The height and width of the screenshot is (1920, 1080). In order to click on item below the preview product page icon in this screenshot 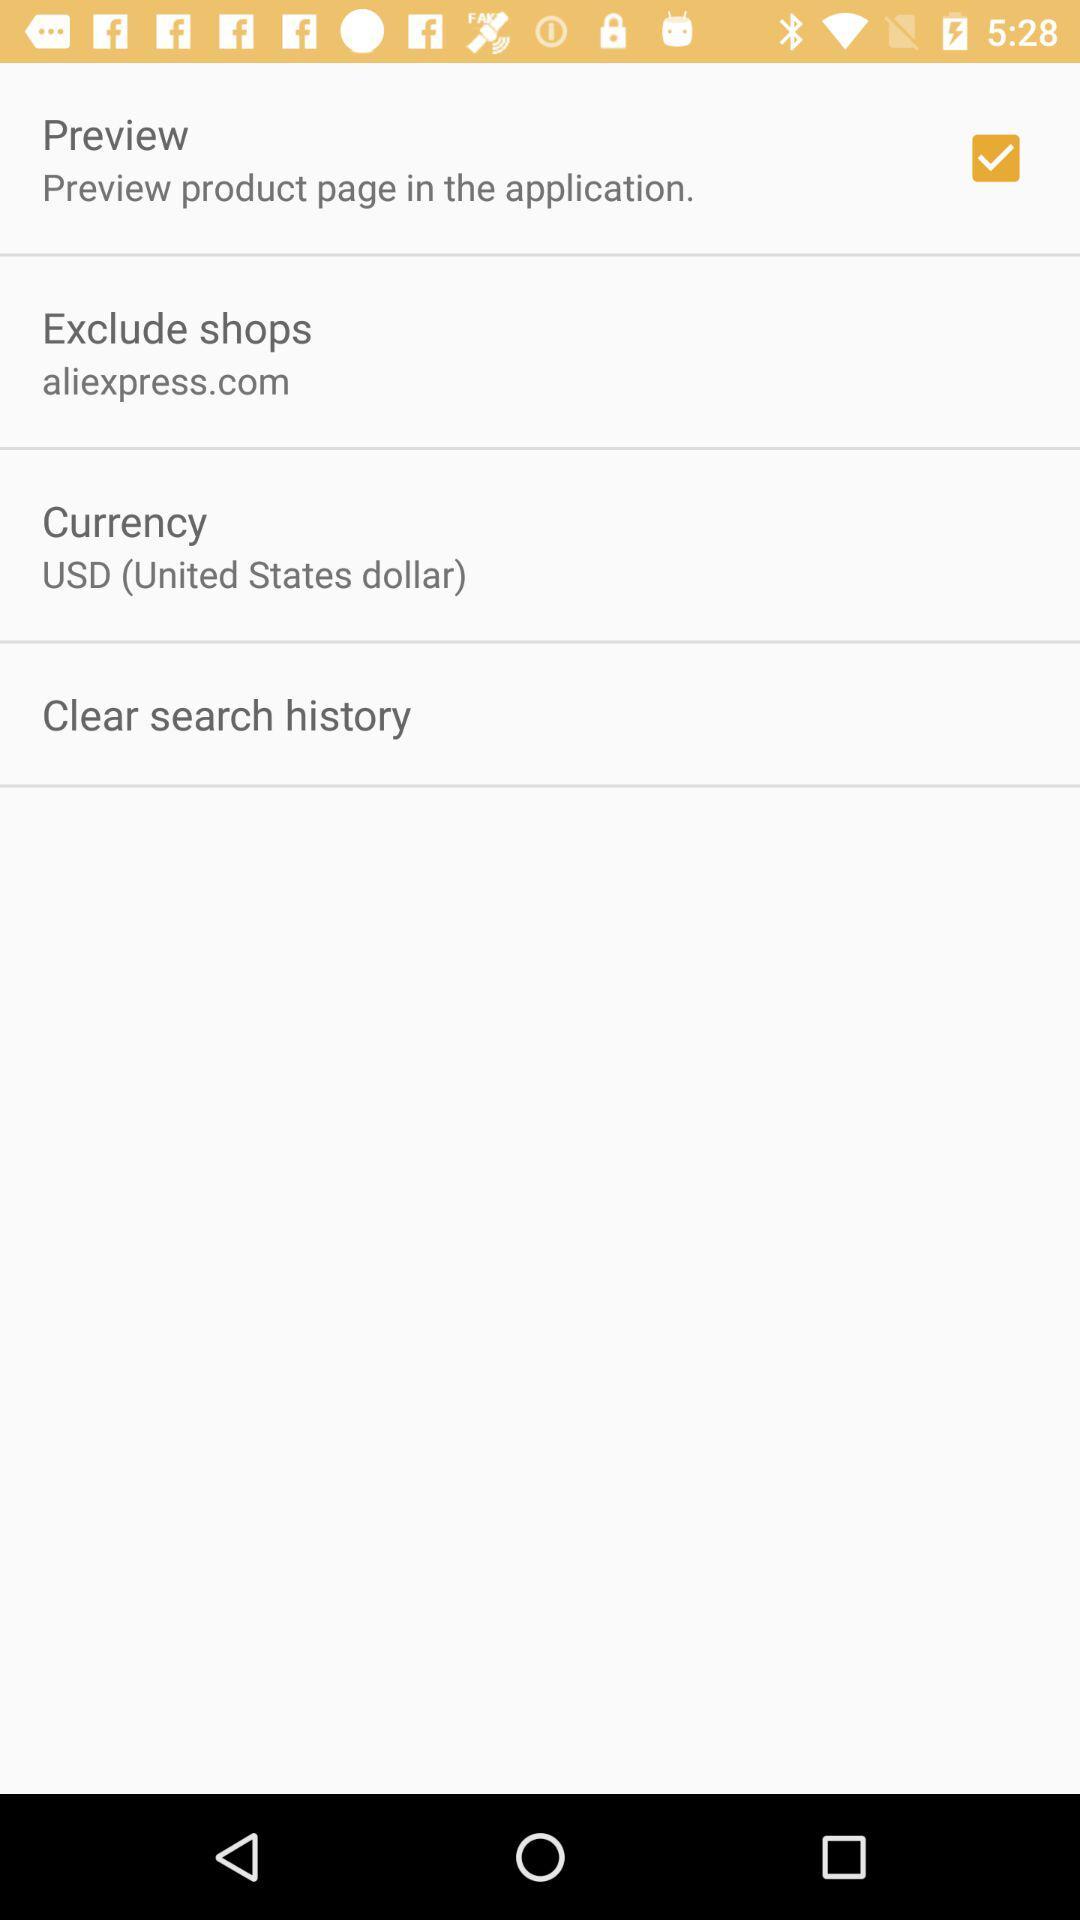, I will do `click(176, 326)`.